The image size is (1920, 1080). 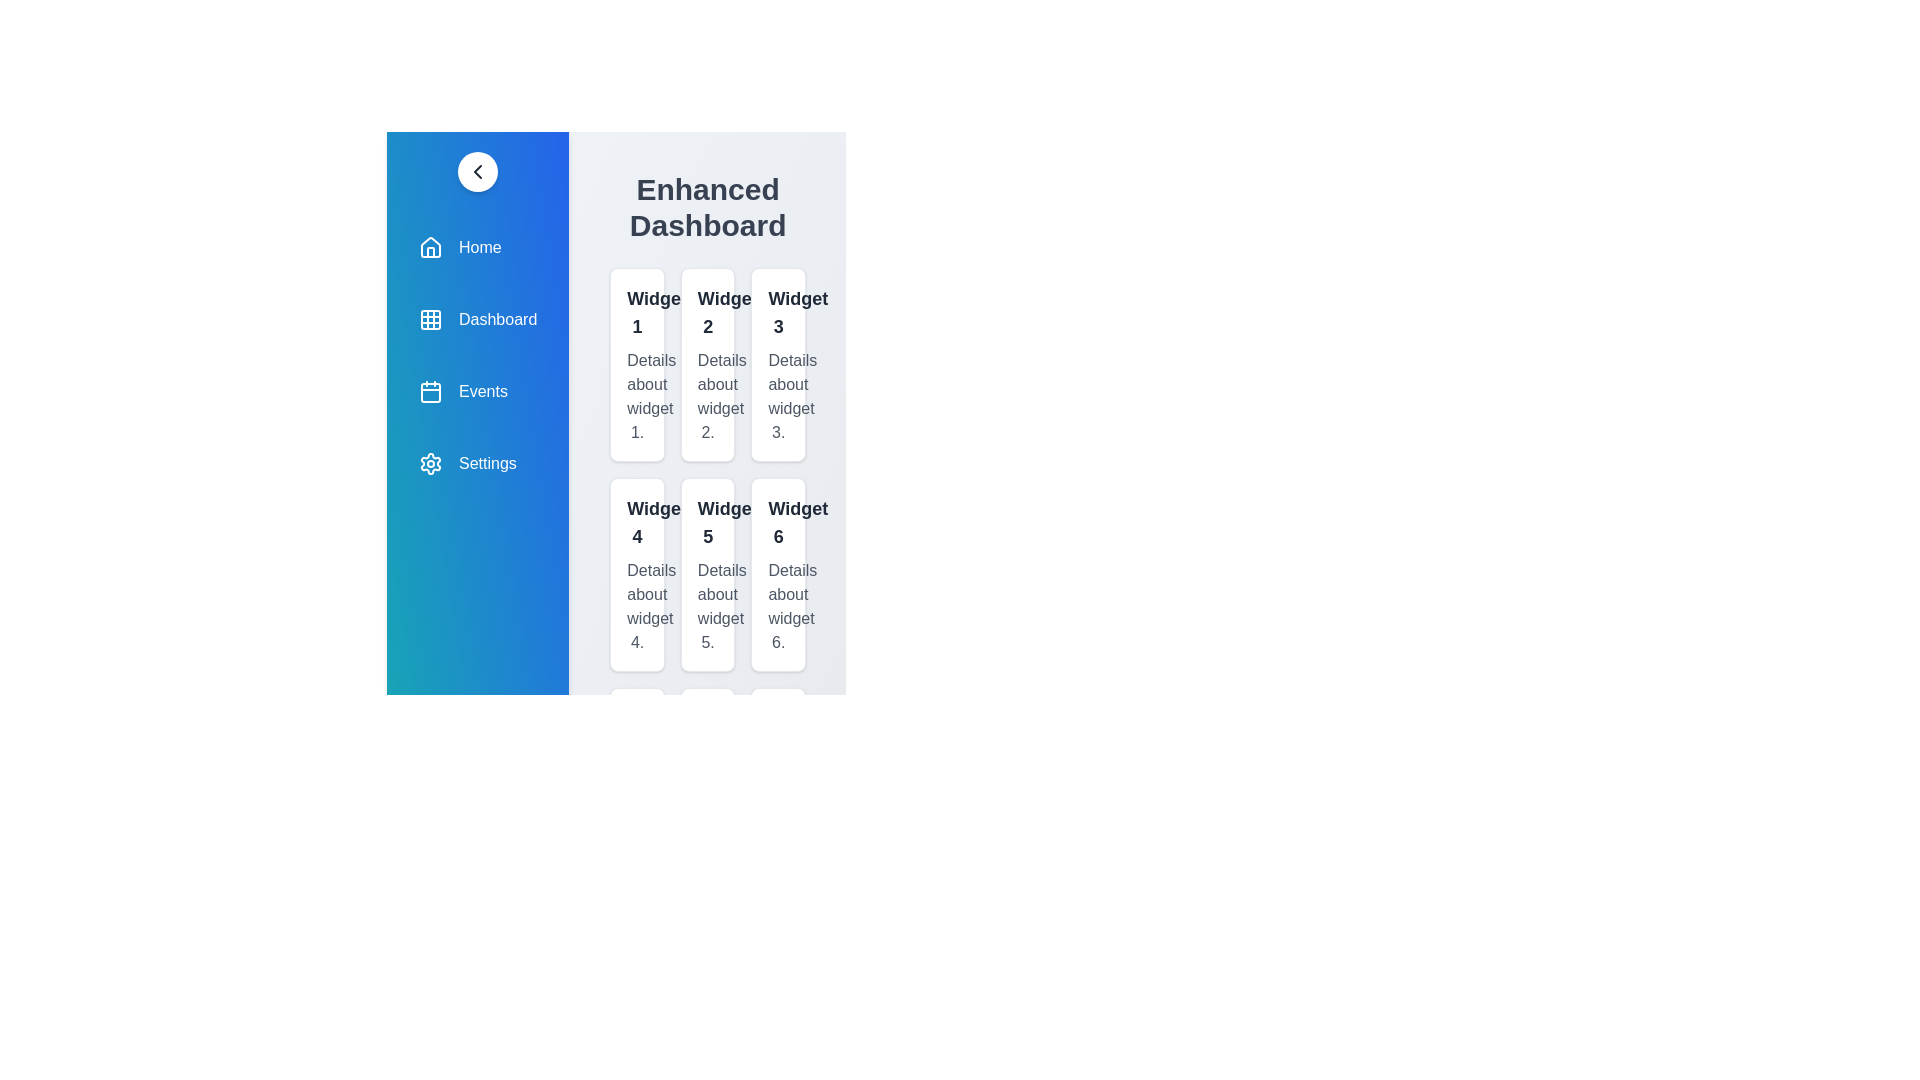 I want to click on the navigation item labeled Home to navigate to that section, so click(x=477, y=246).